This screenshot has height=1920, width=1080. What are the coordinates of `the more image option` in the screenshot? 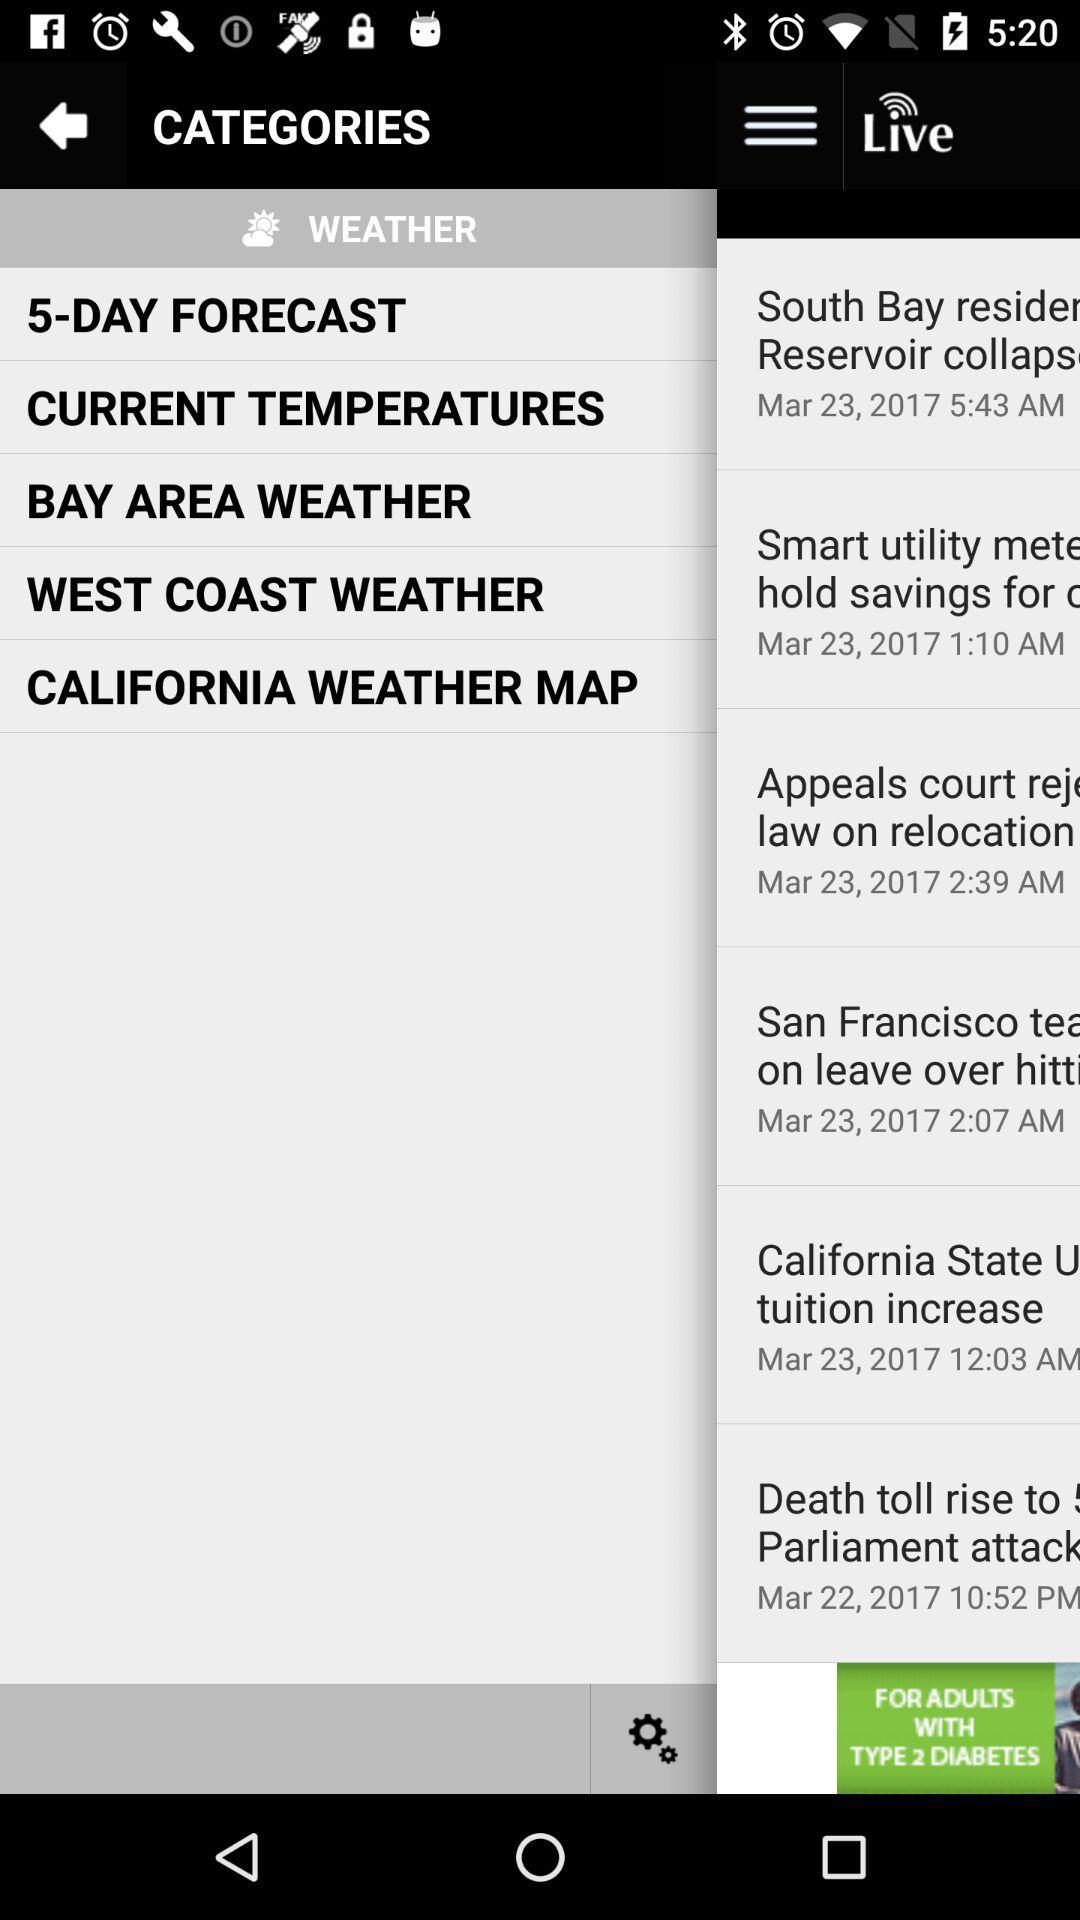 It's located at (778, 124).